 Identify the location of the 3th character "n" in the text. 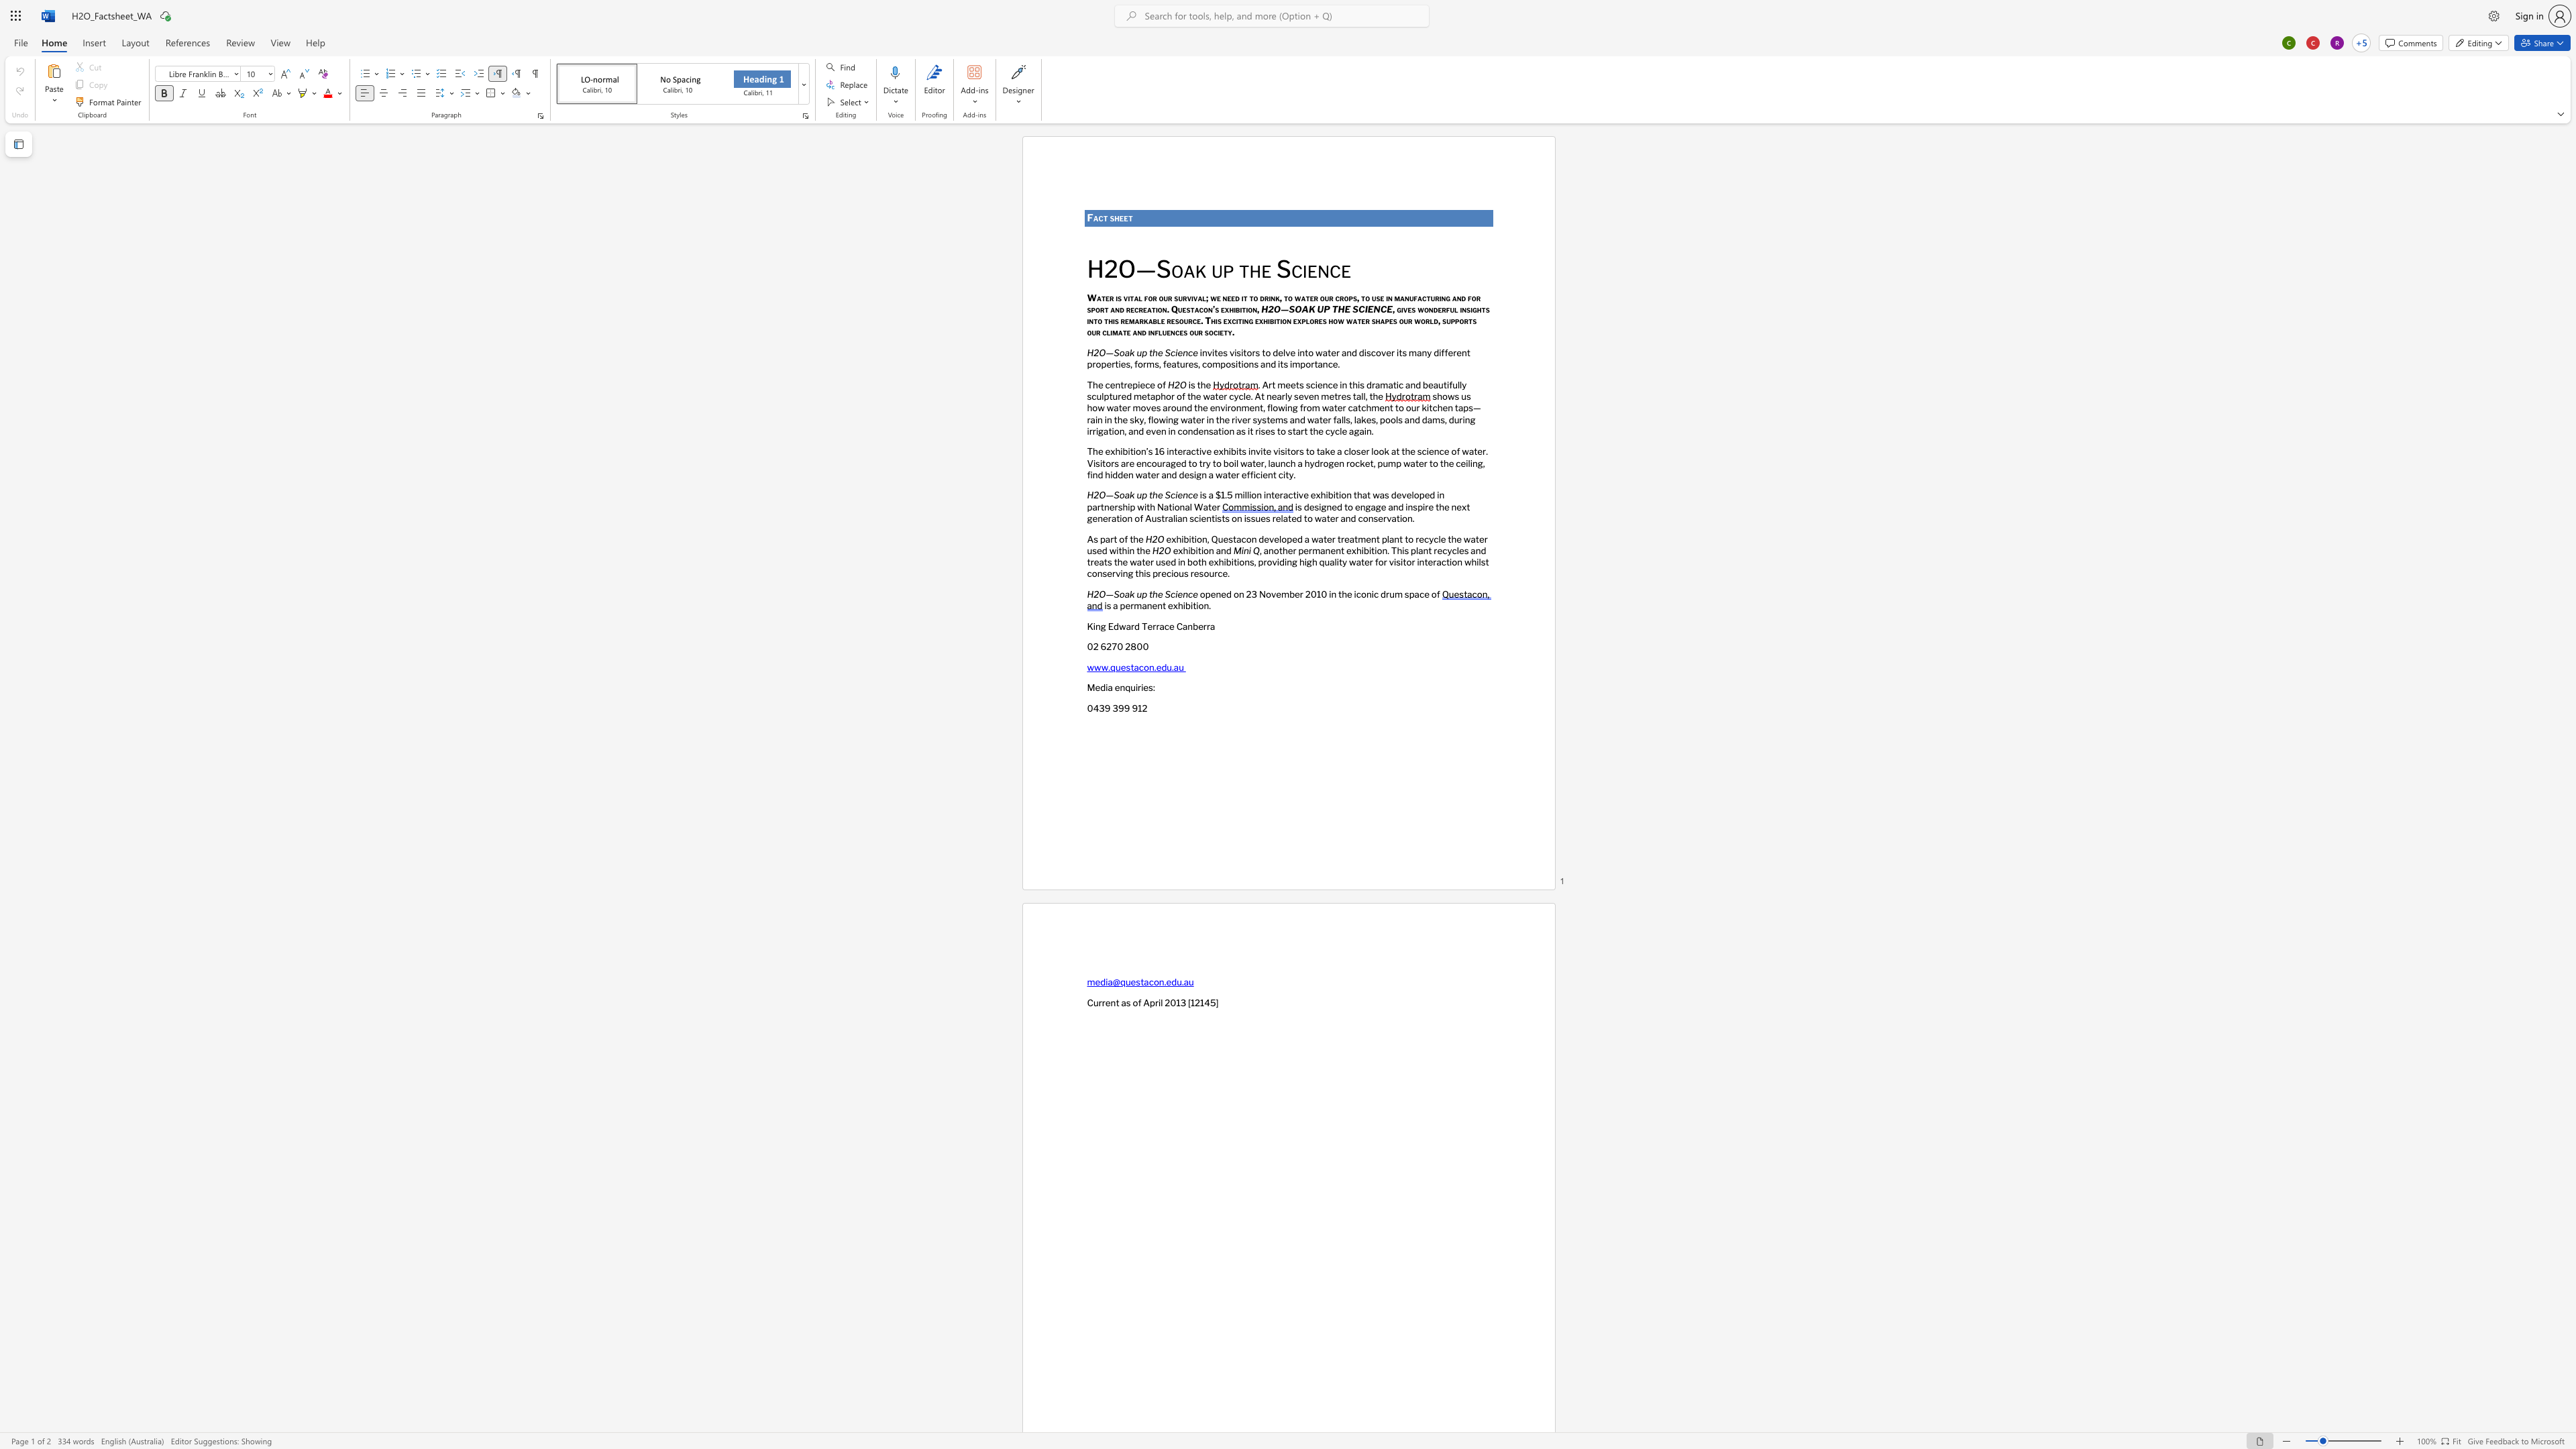
(1172, 331).